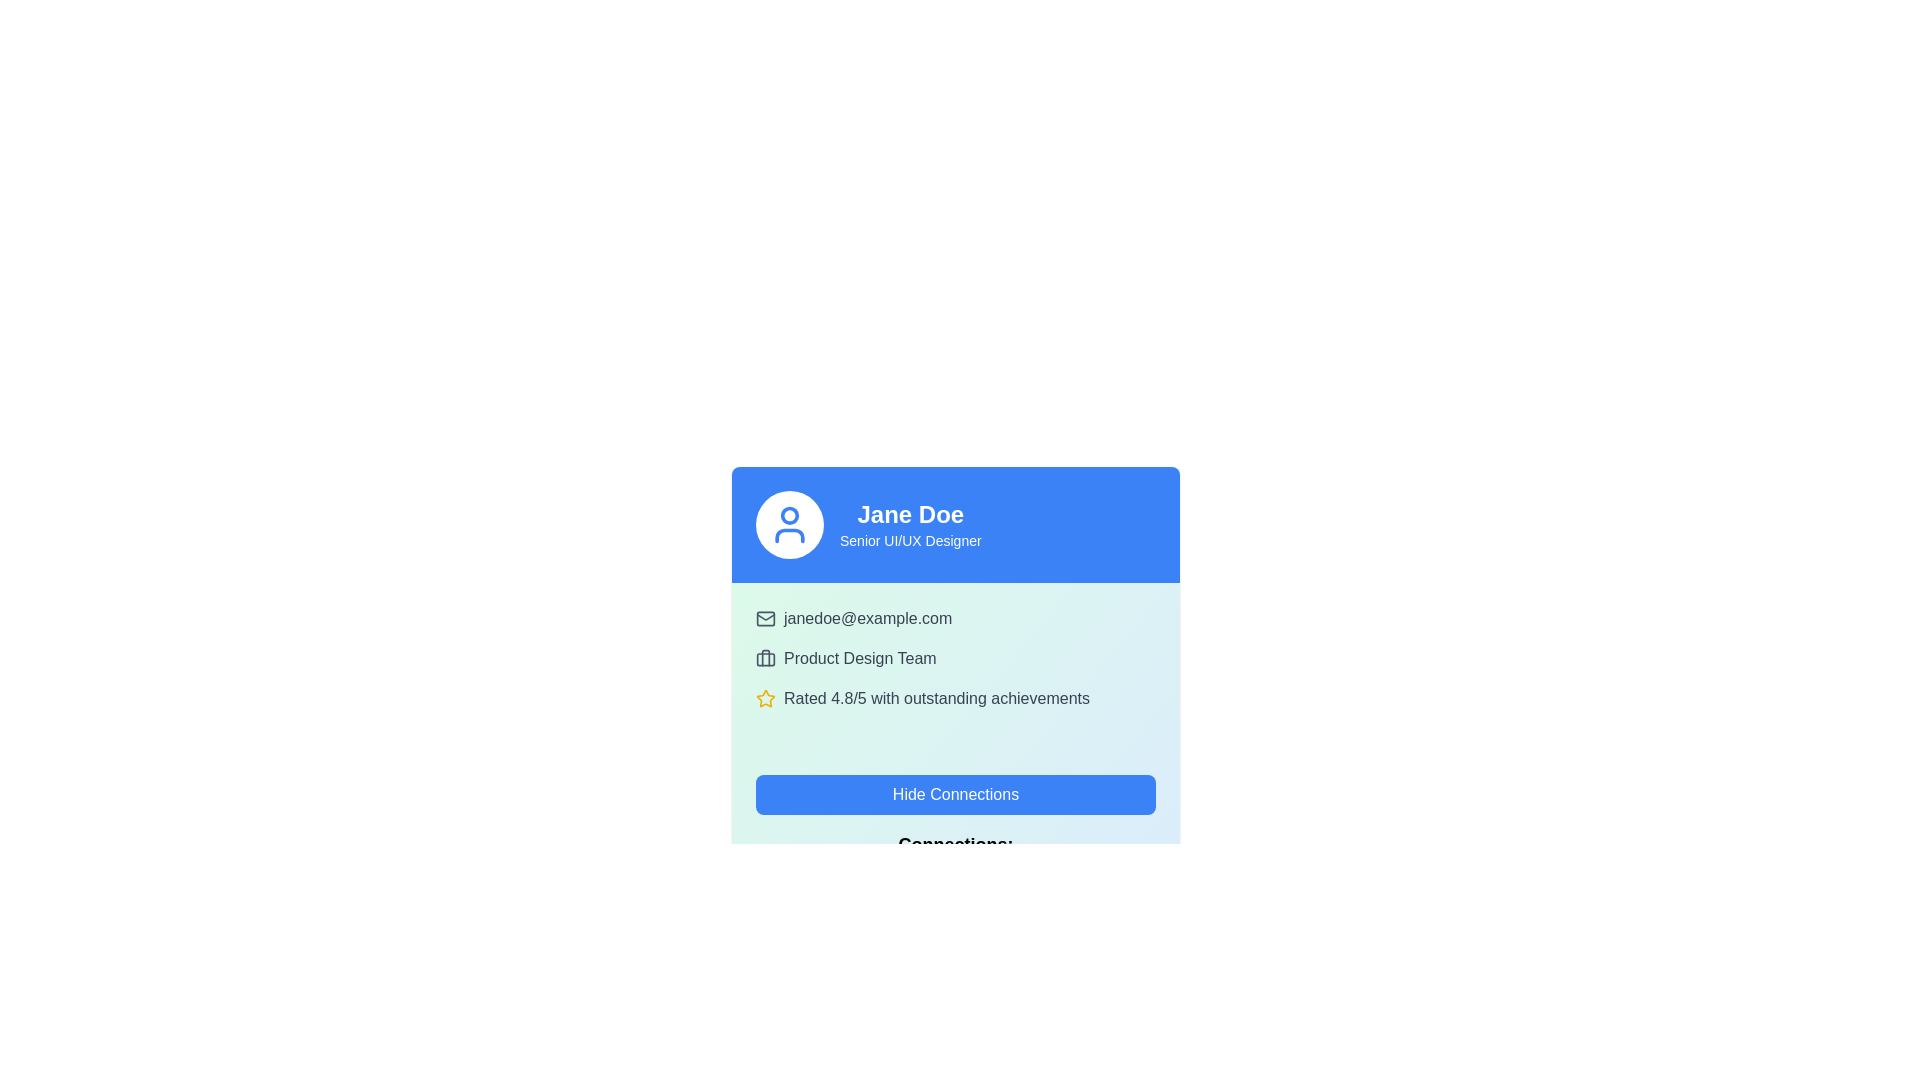  I want to click on the Profile header section located at the top of the card, which contains essential information about the individual, including their name and professional title, so click(954, 523).